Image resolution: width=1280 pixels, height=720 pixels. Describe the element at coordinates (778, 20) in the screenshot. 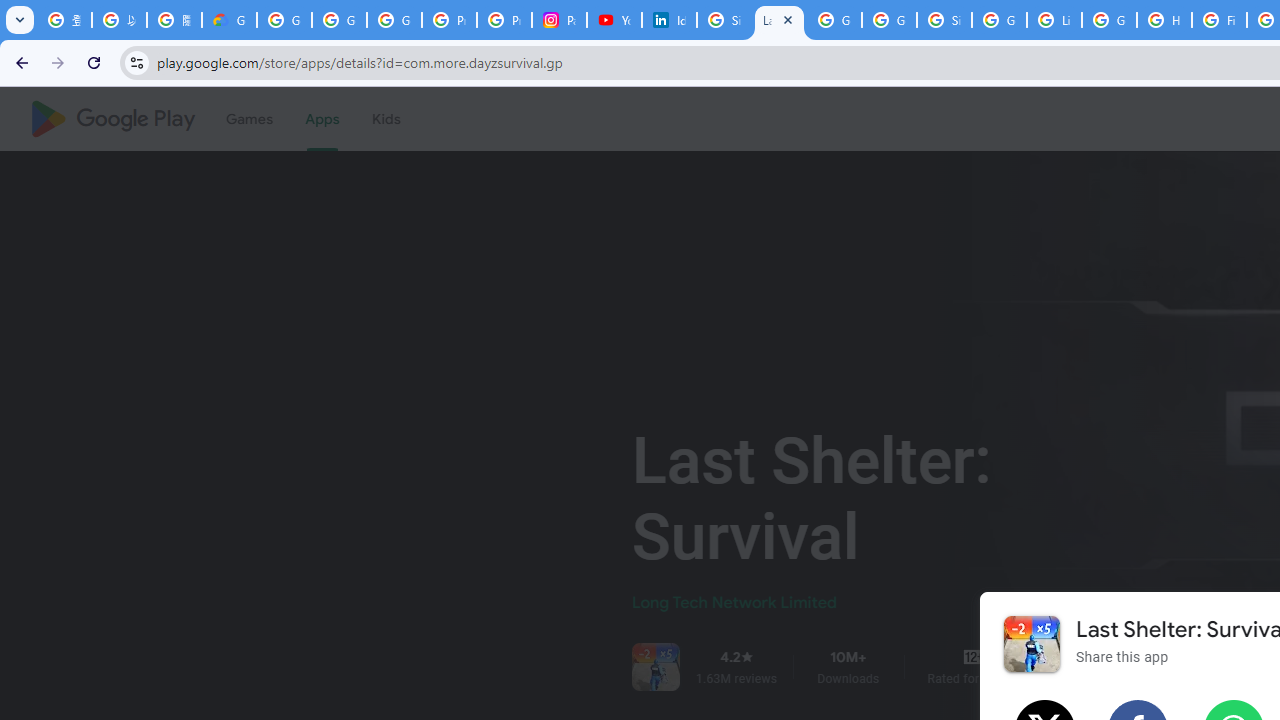

I see `'Last Shelter: Survival - Apps on Google Play'` at that location.